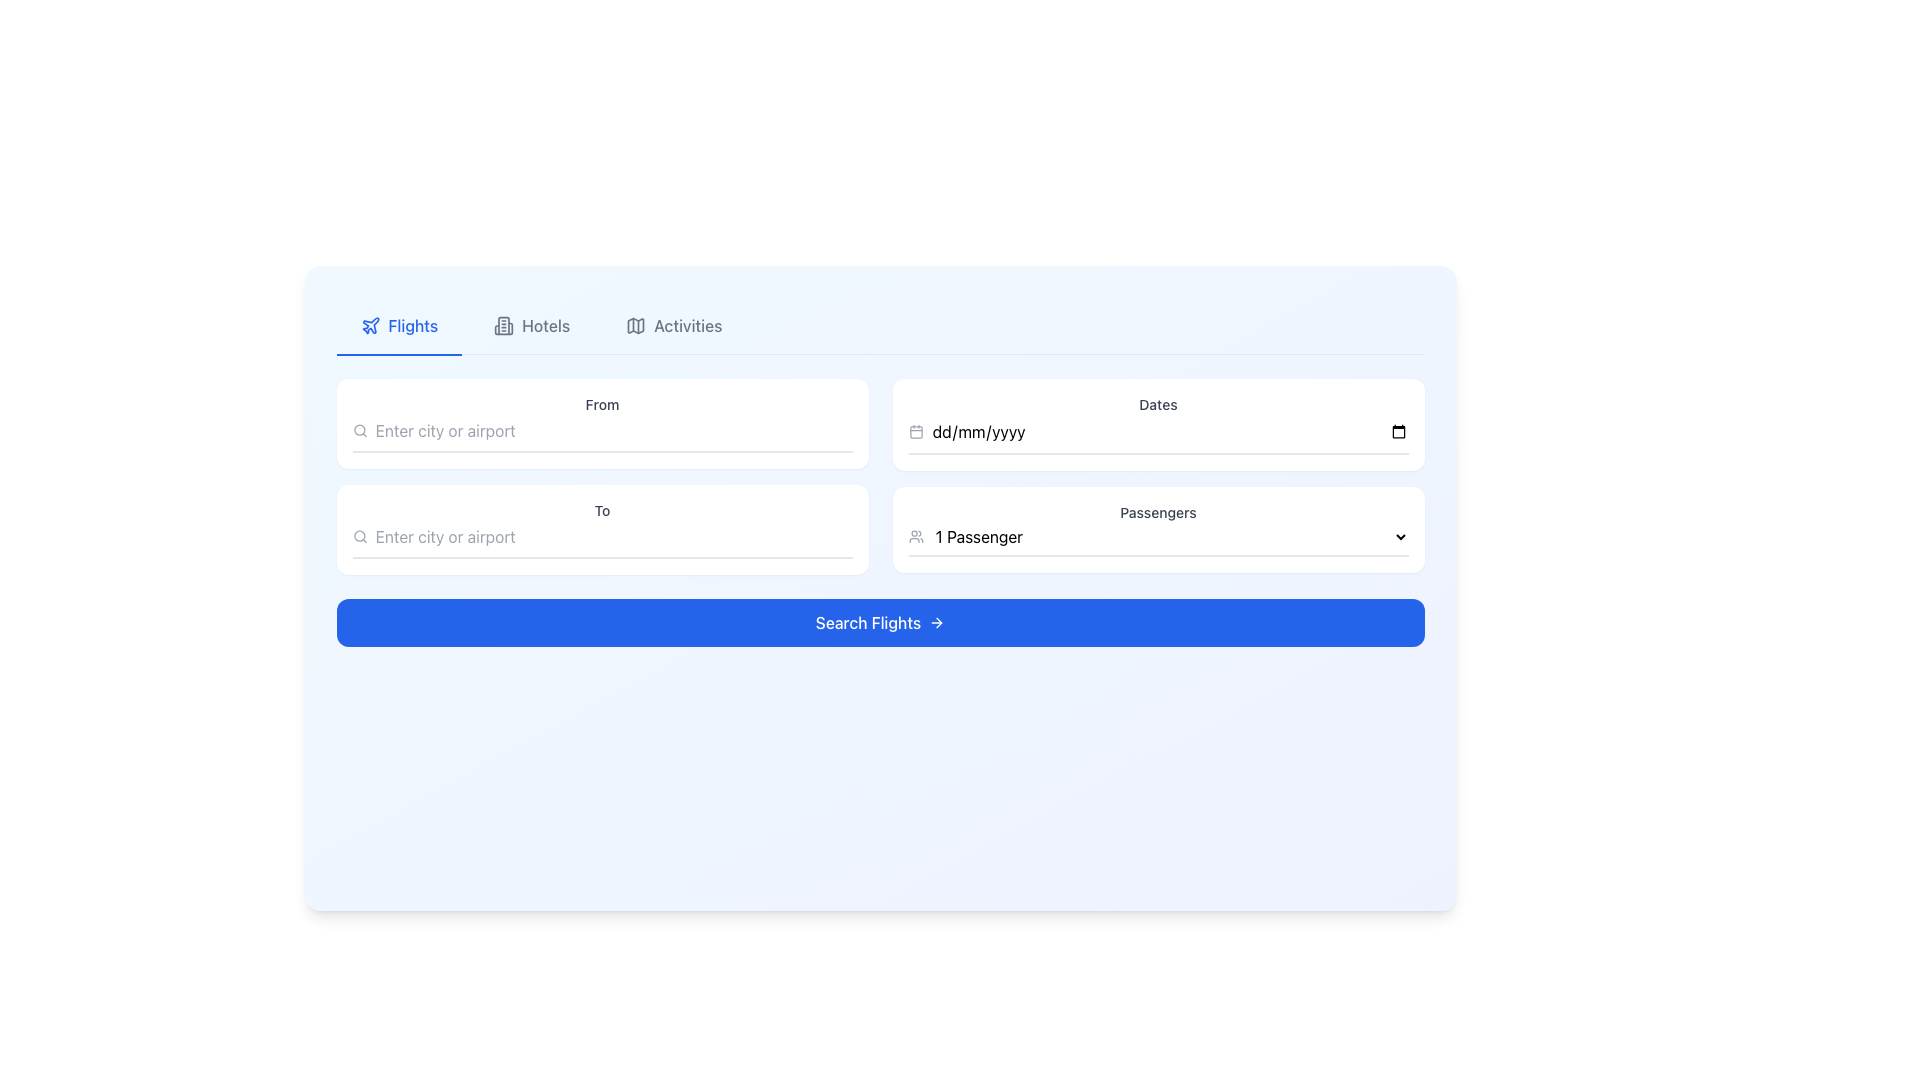 This screenshot has height=1080, width=1920. I want to click on the 'Activities' text label in the navigation bar, so click(687, 325).